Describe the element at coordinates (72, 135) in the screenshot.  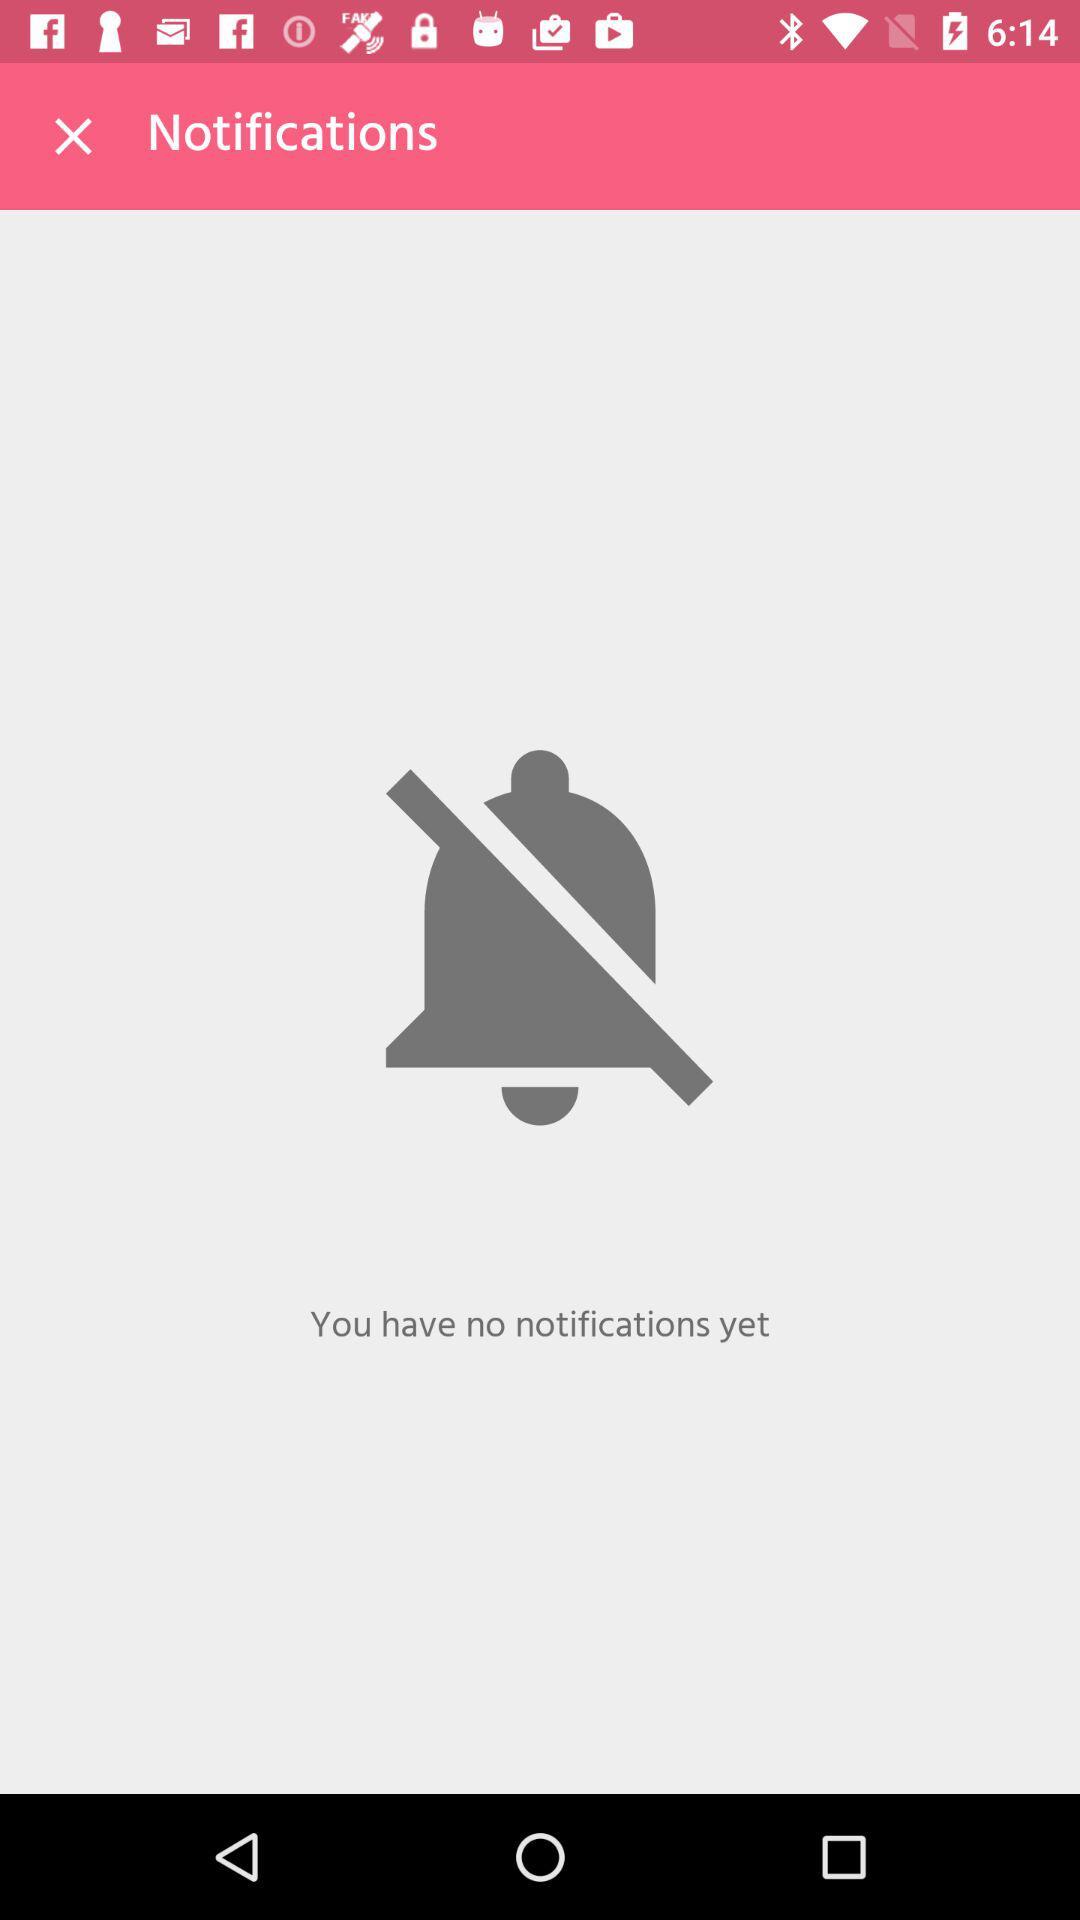
I see `the item next to notifications item` at that location.